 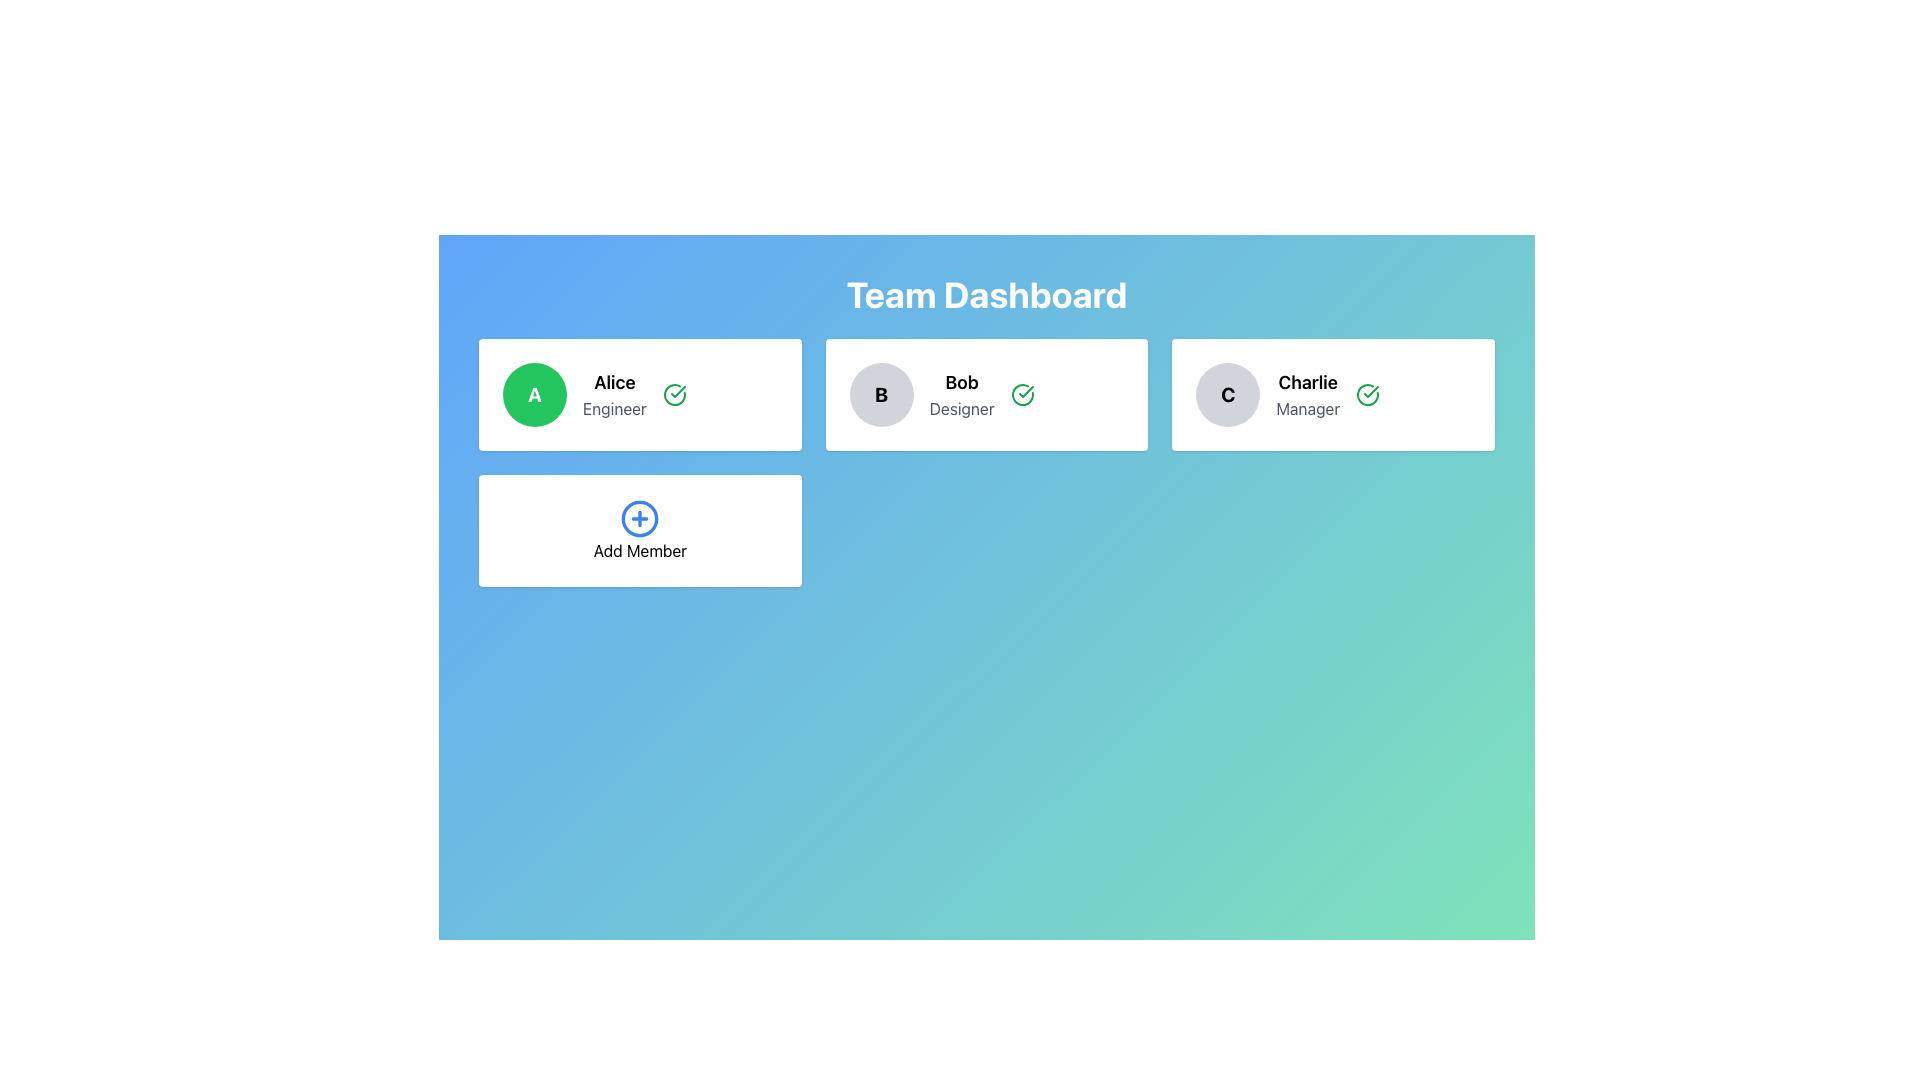 What do you see at coordinates (638, 551) in the screenshot?
I see `the card containing the text label that guides users` at bounding box center [638, 551].